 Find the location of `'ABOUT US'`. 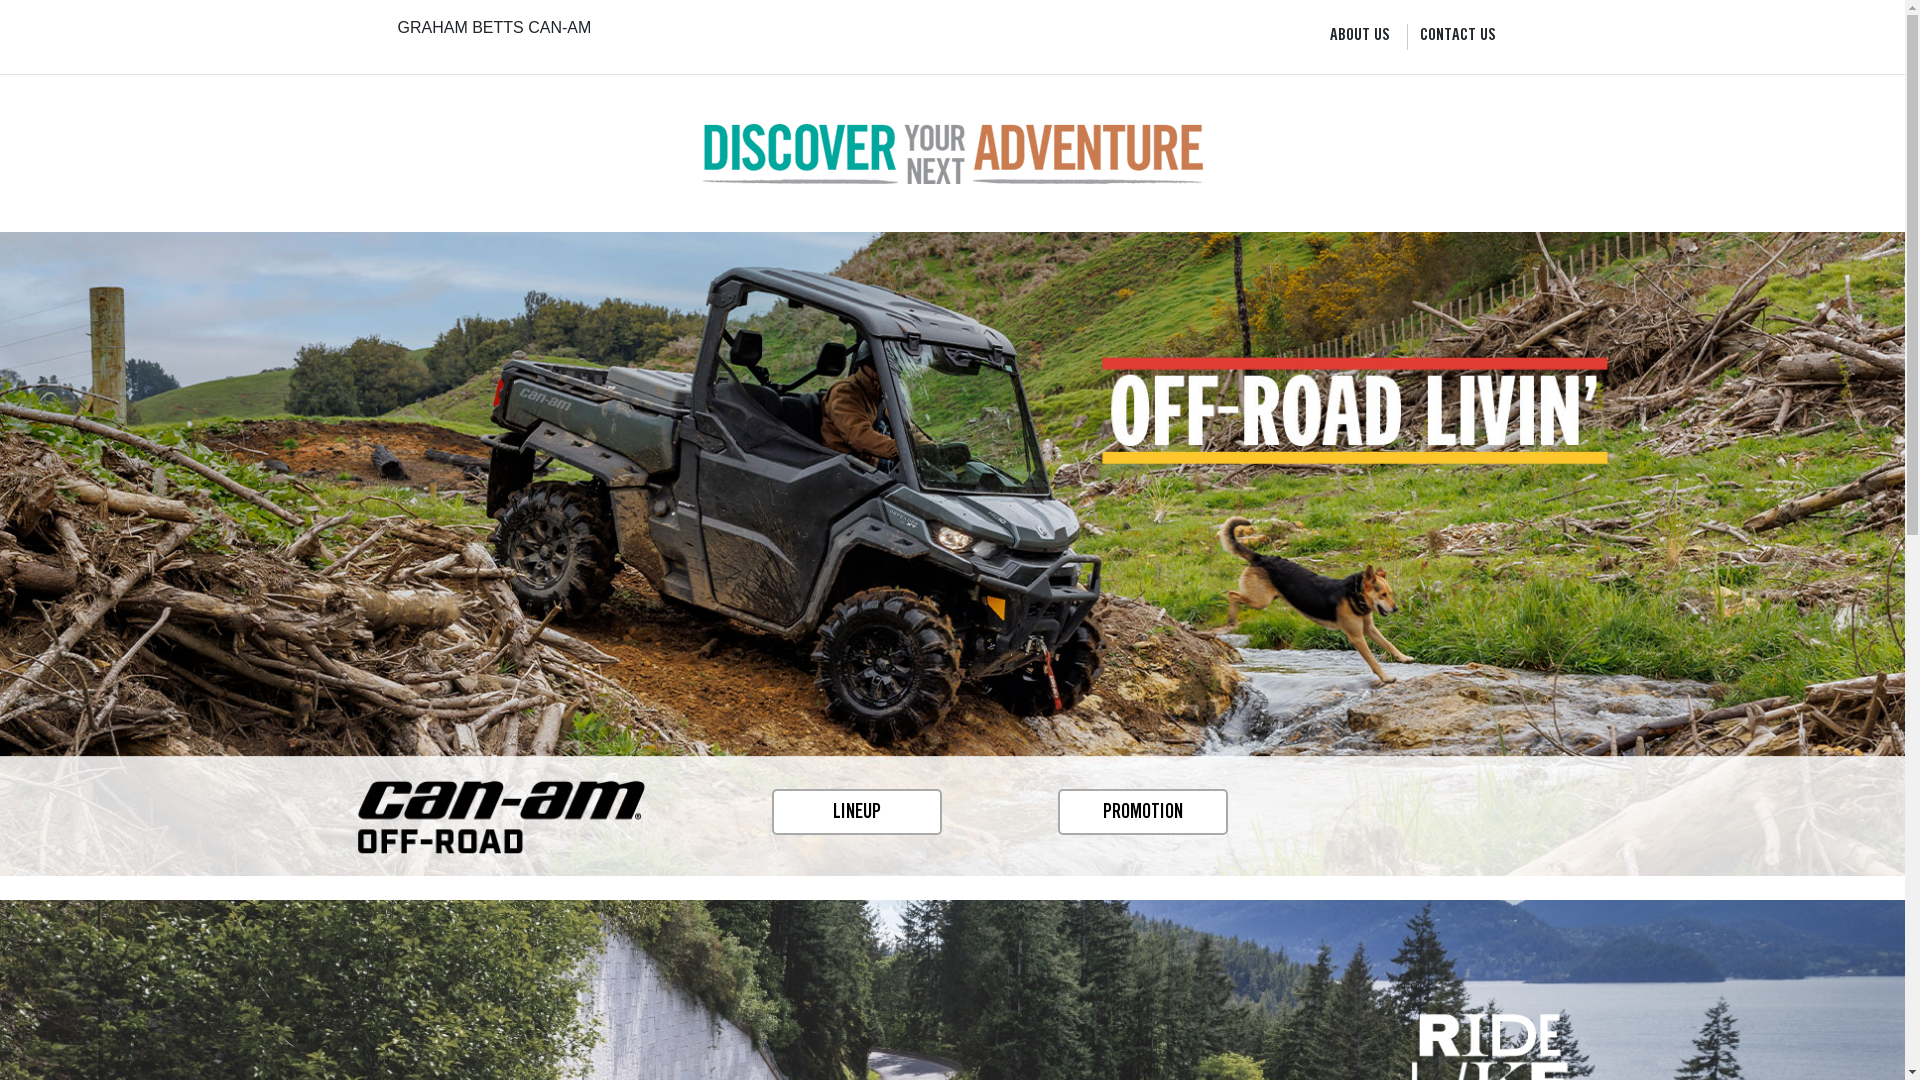

'ABOUT US' is located at coordinates (1359, 37).